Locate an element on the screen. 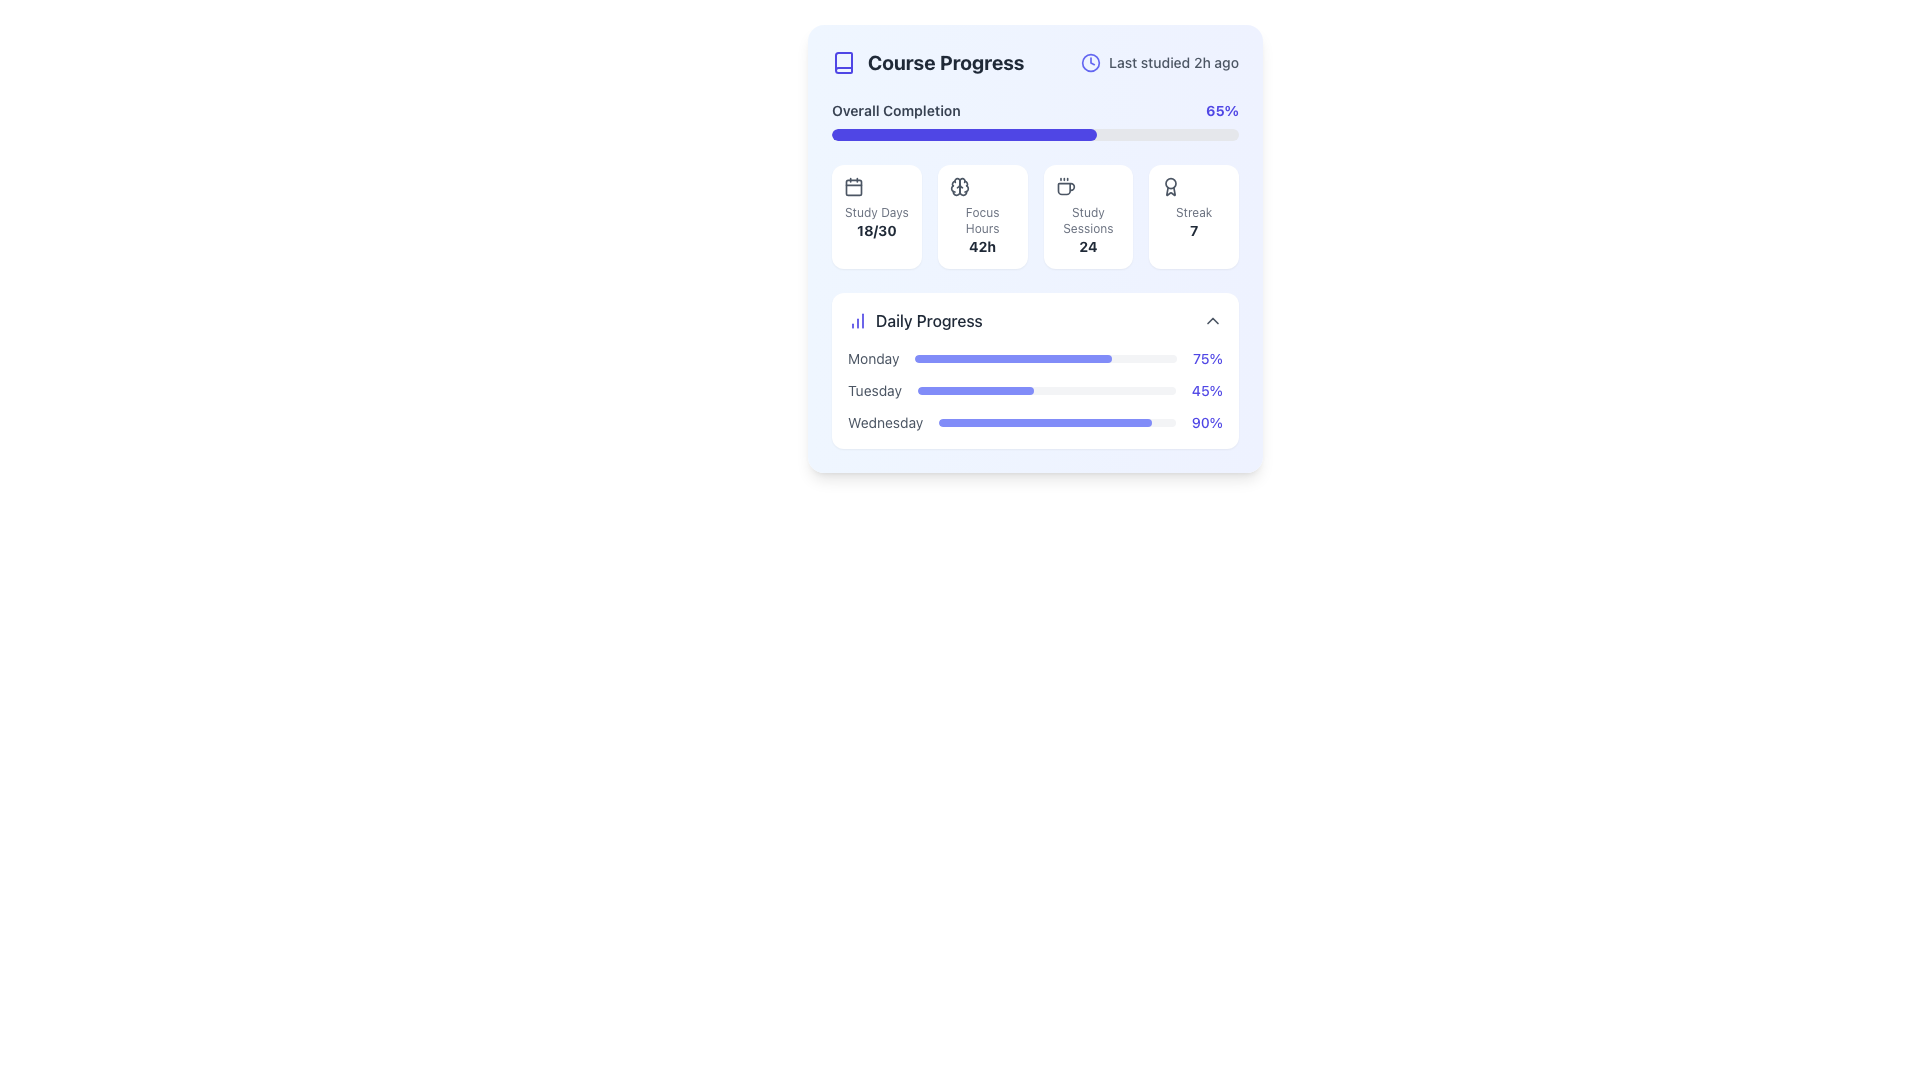 This screenshot has height=1080, width=1920. the 'Overall Completion' text label, which is styled in bold gray font and located above the progress bar in the 'Course Progress' section is located at coordinates (895, 111).